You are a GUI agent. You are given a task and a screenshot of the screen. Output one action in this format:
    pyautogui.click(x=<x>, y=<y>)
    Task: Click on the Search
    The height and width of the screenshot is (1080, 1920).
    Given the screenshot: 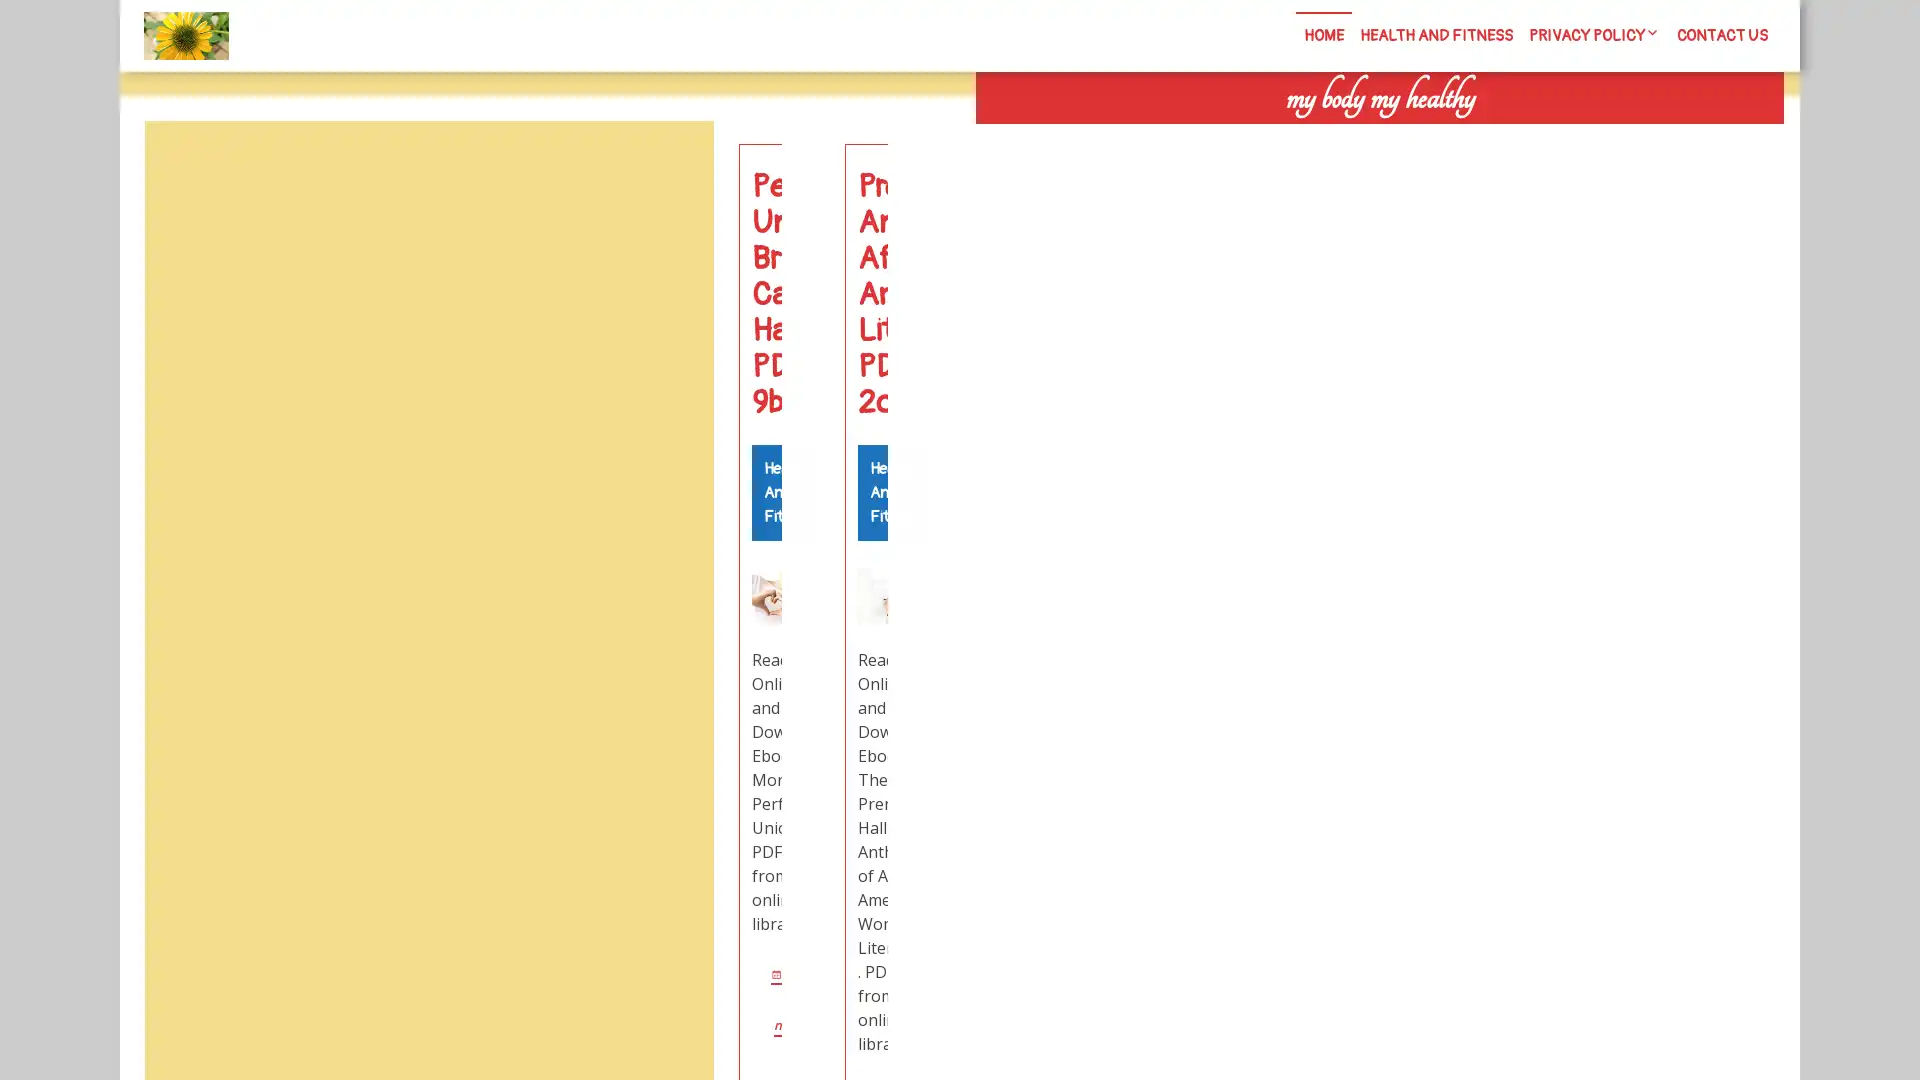 What is the action you would take?
    pyautogui.click(x=667, y=168)
    